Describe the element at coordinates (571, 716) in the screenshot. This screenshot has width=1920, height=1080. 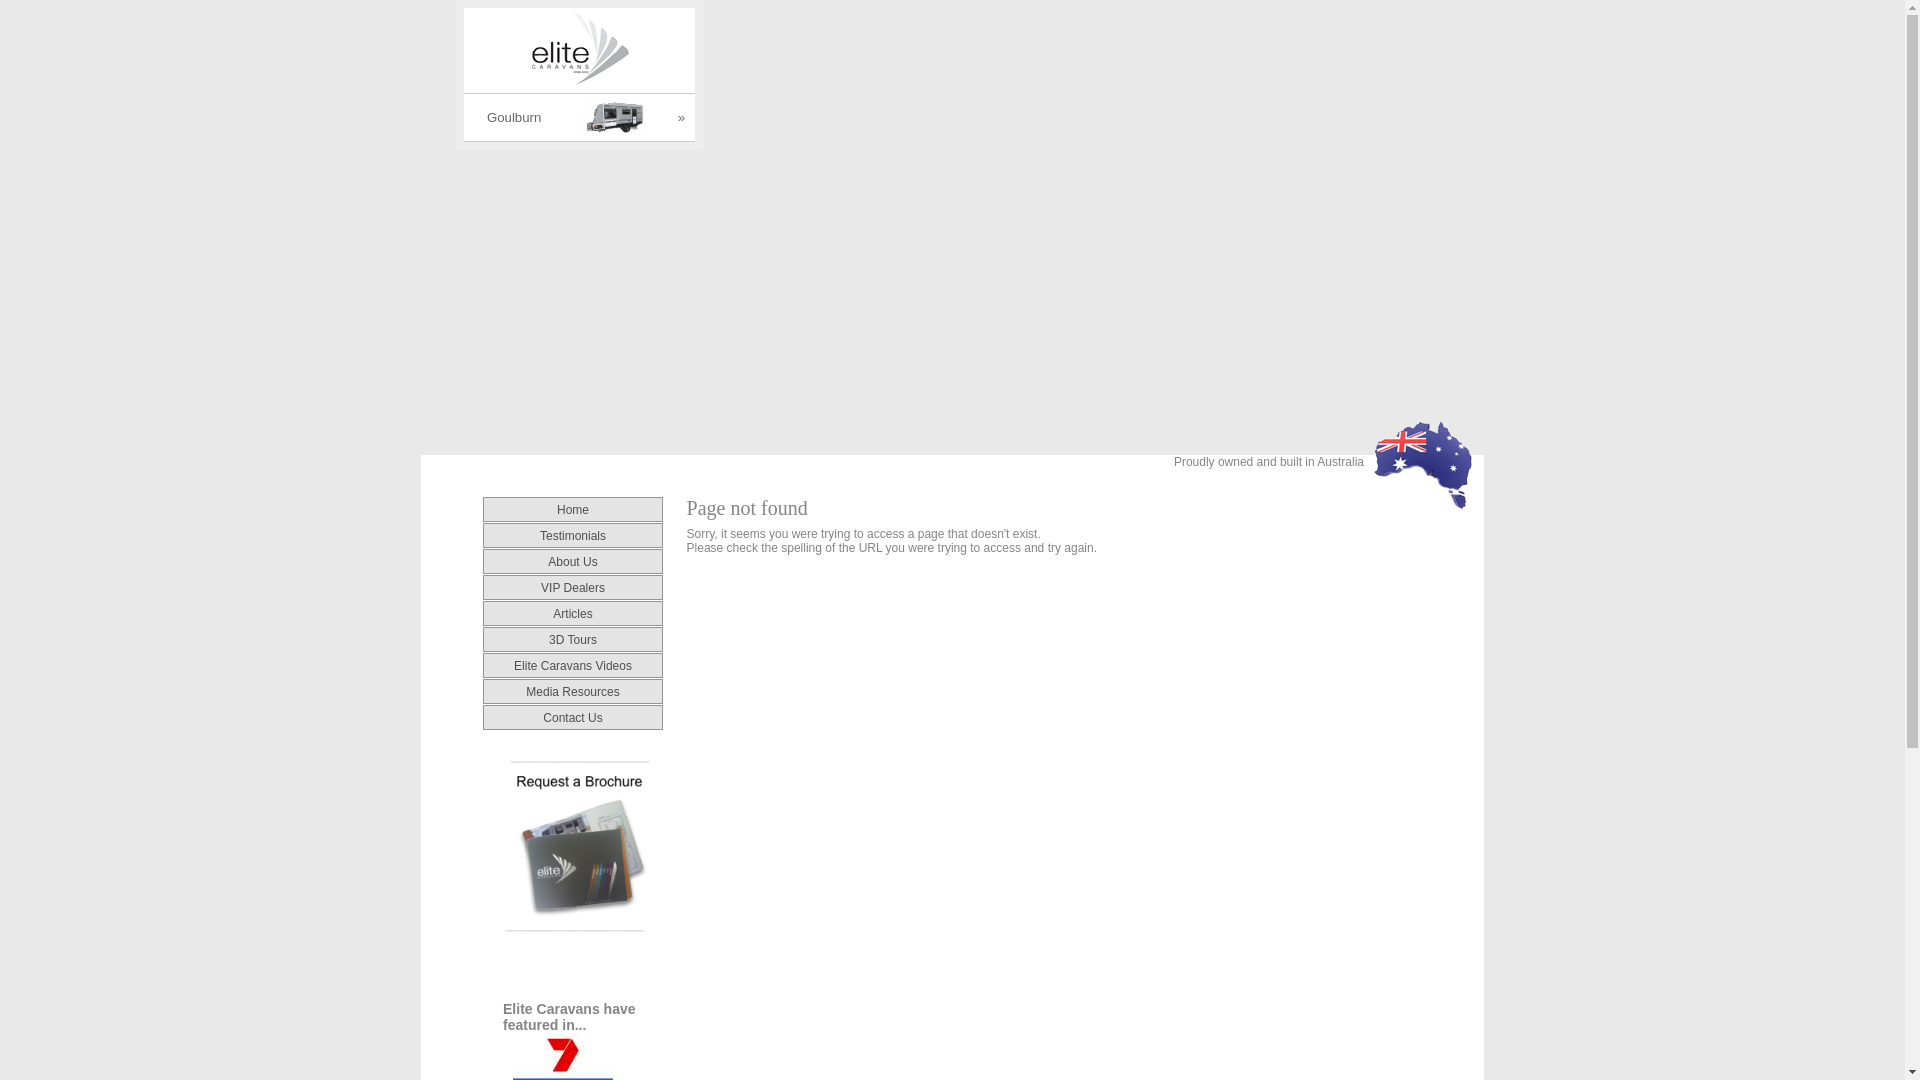
I see `'Contact Us'` at that location.